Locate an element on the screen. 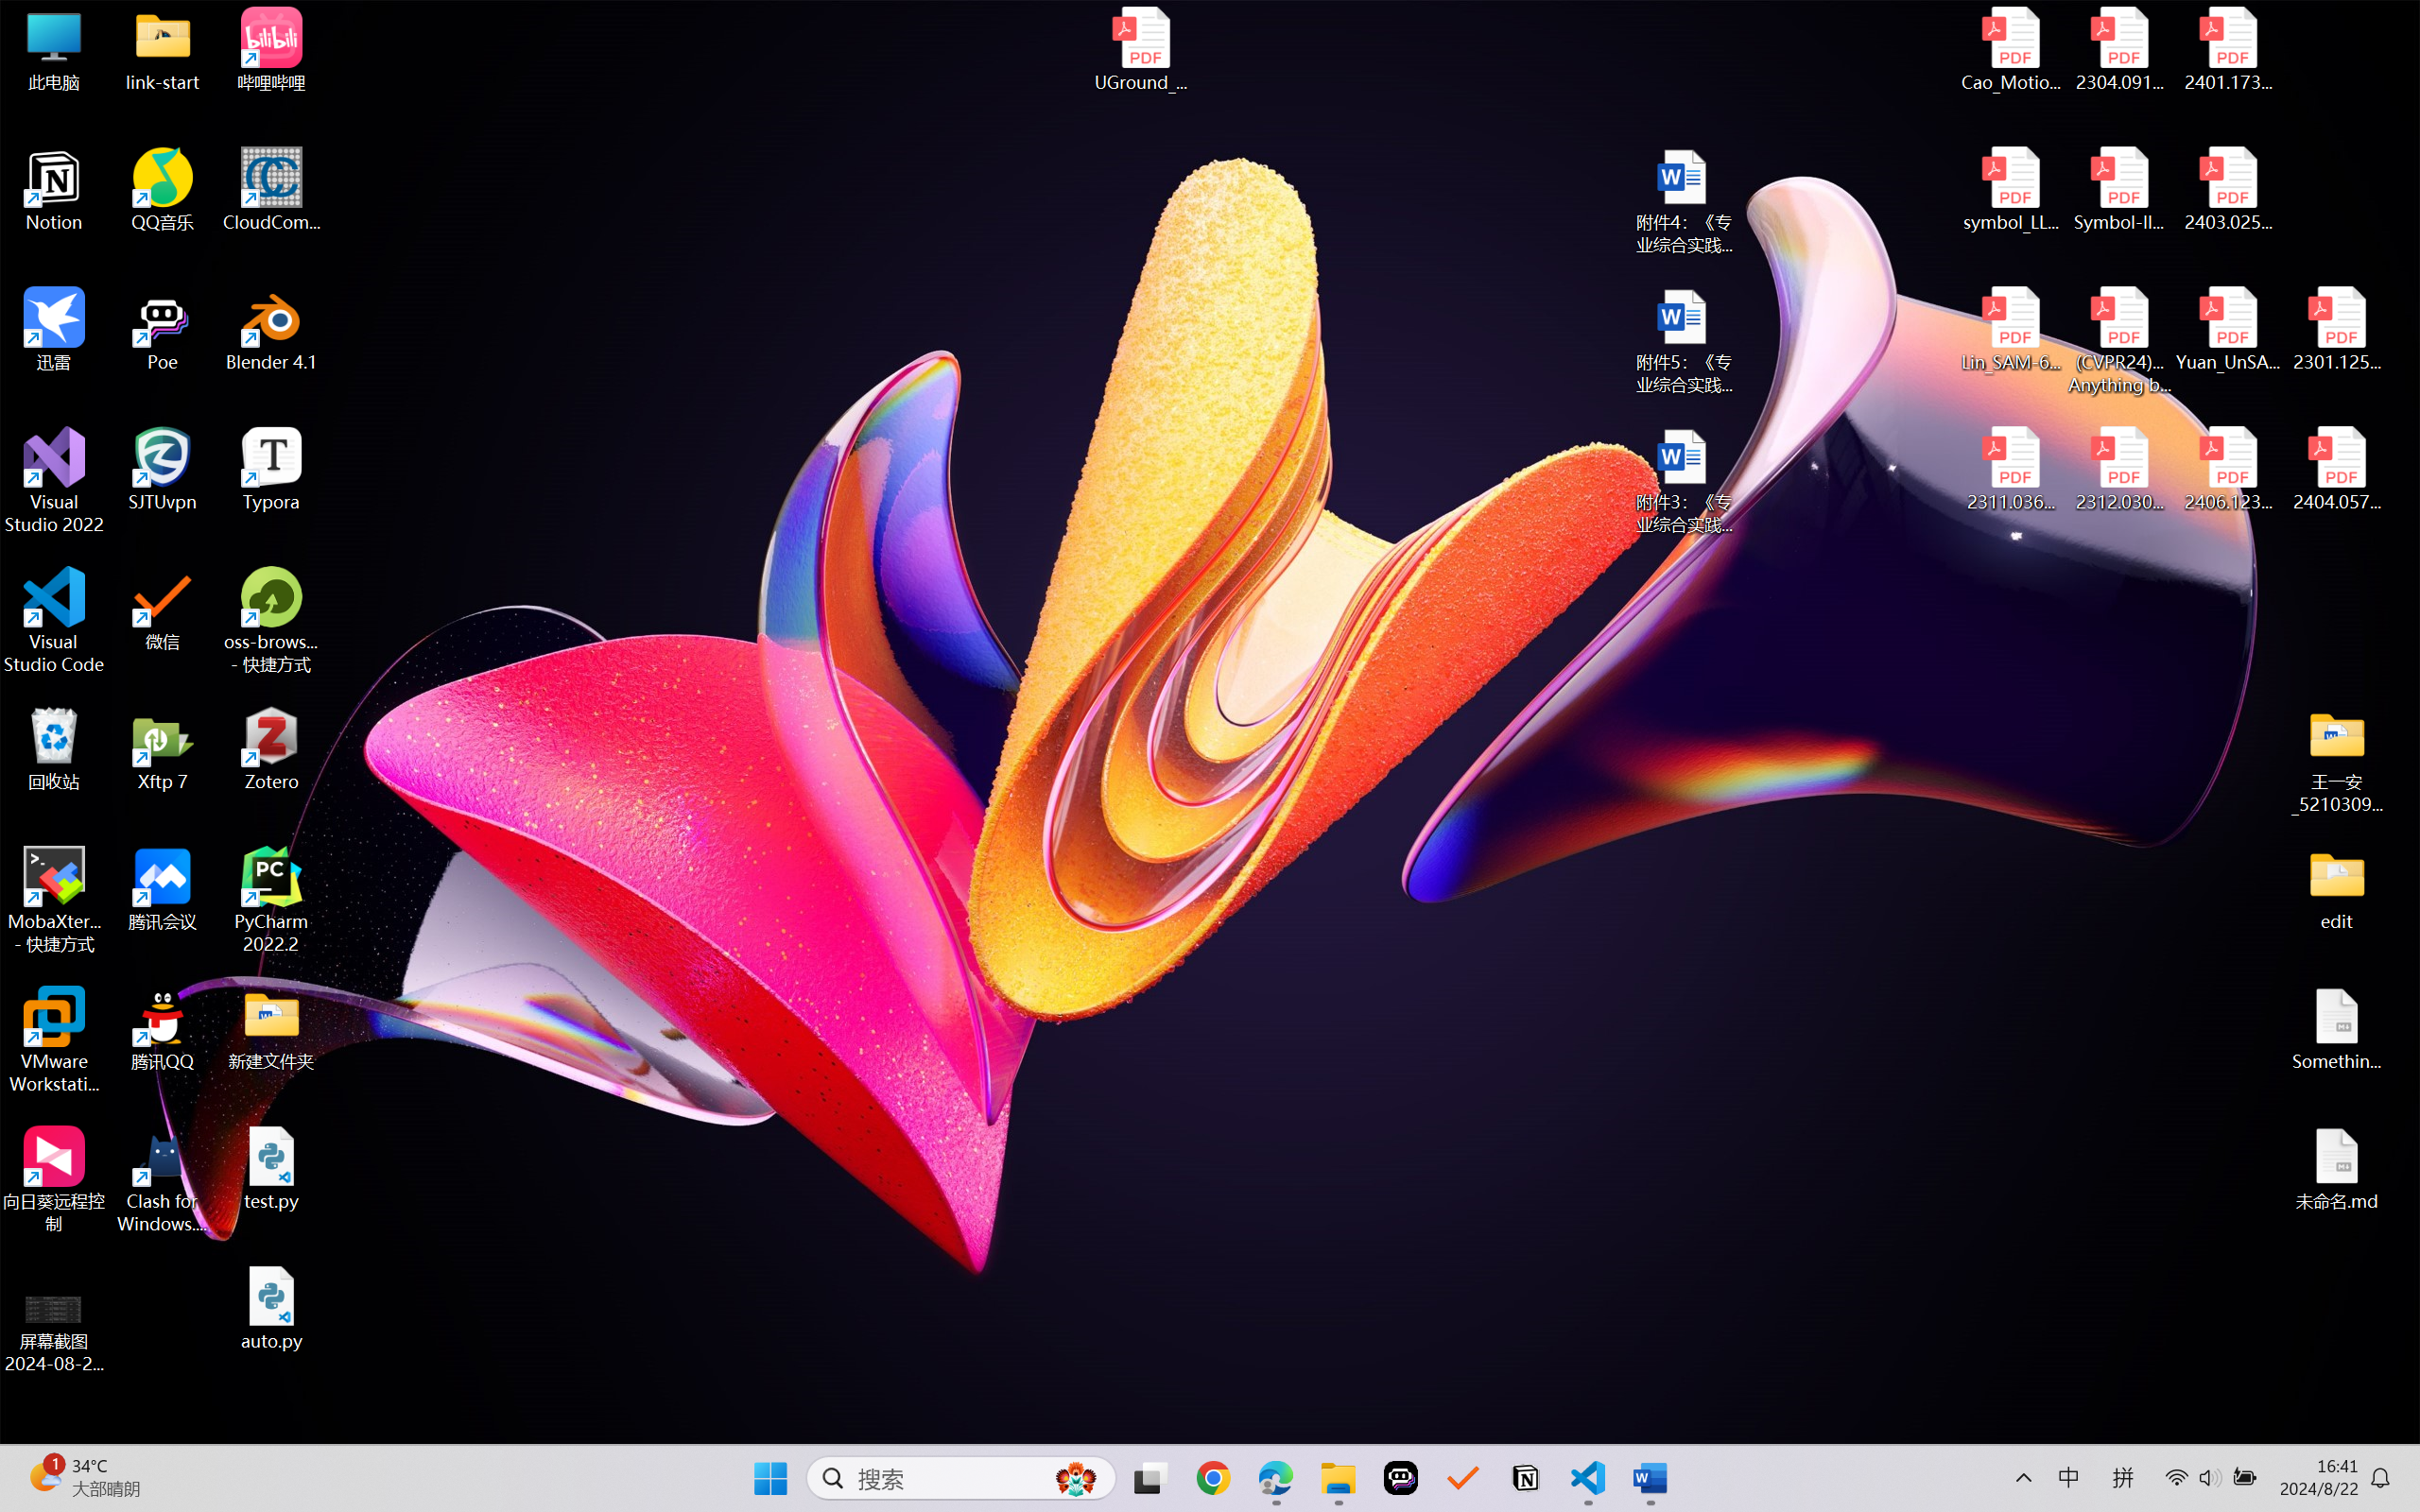 The image size is (2420, 1512). 'VMware Workstation Pro' is located at coordinates (53, 1040).